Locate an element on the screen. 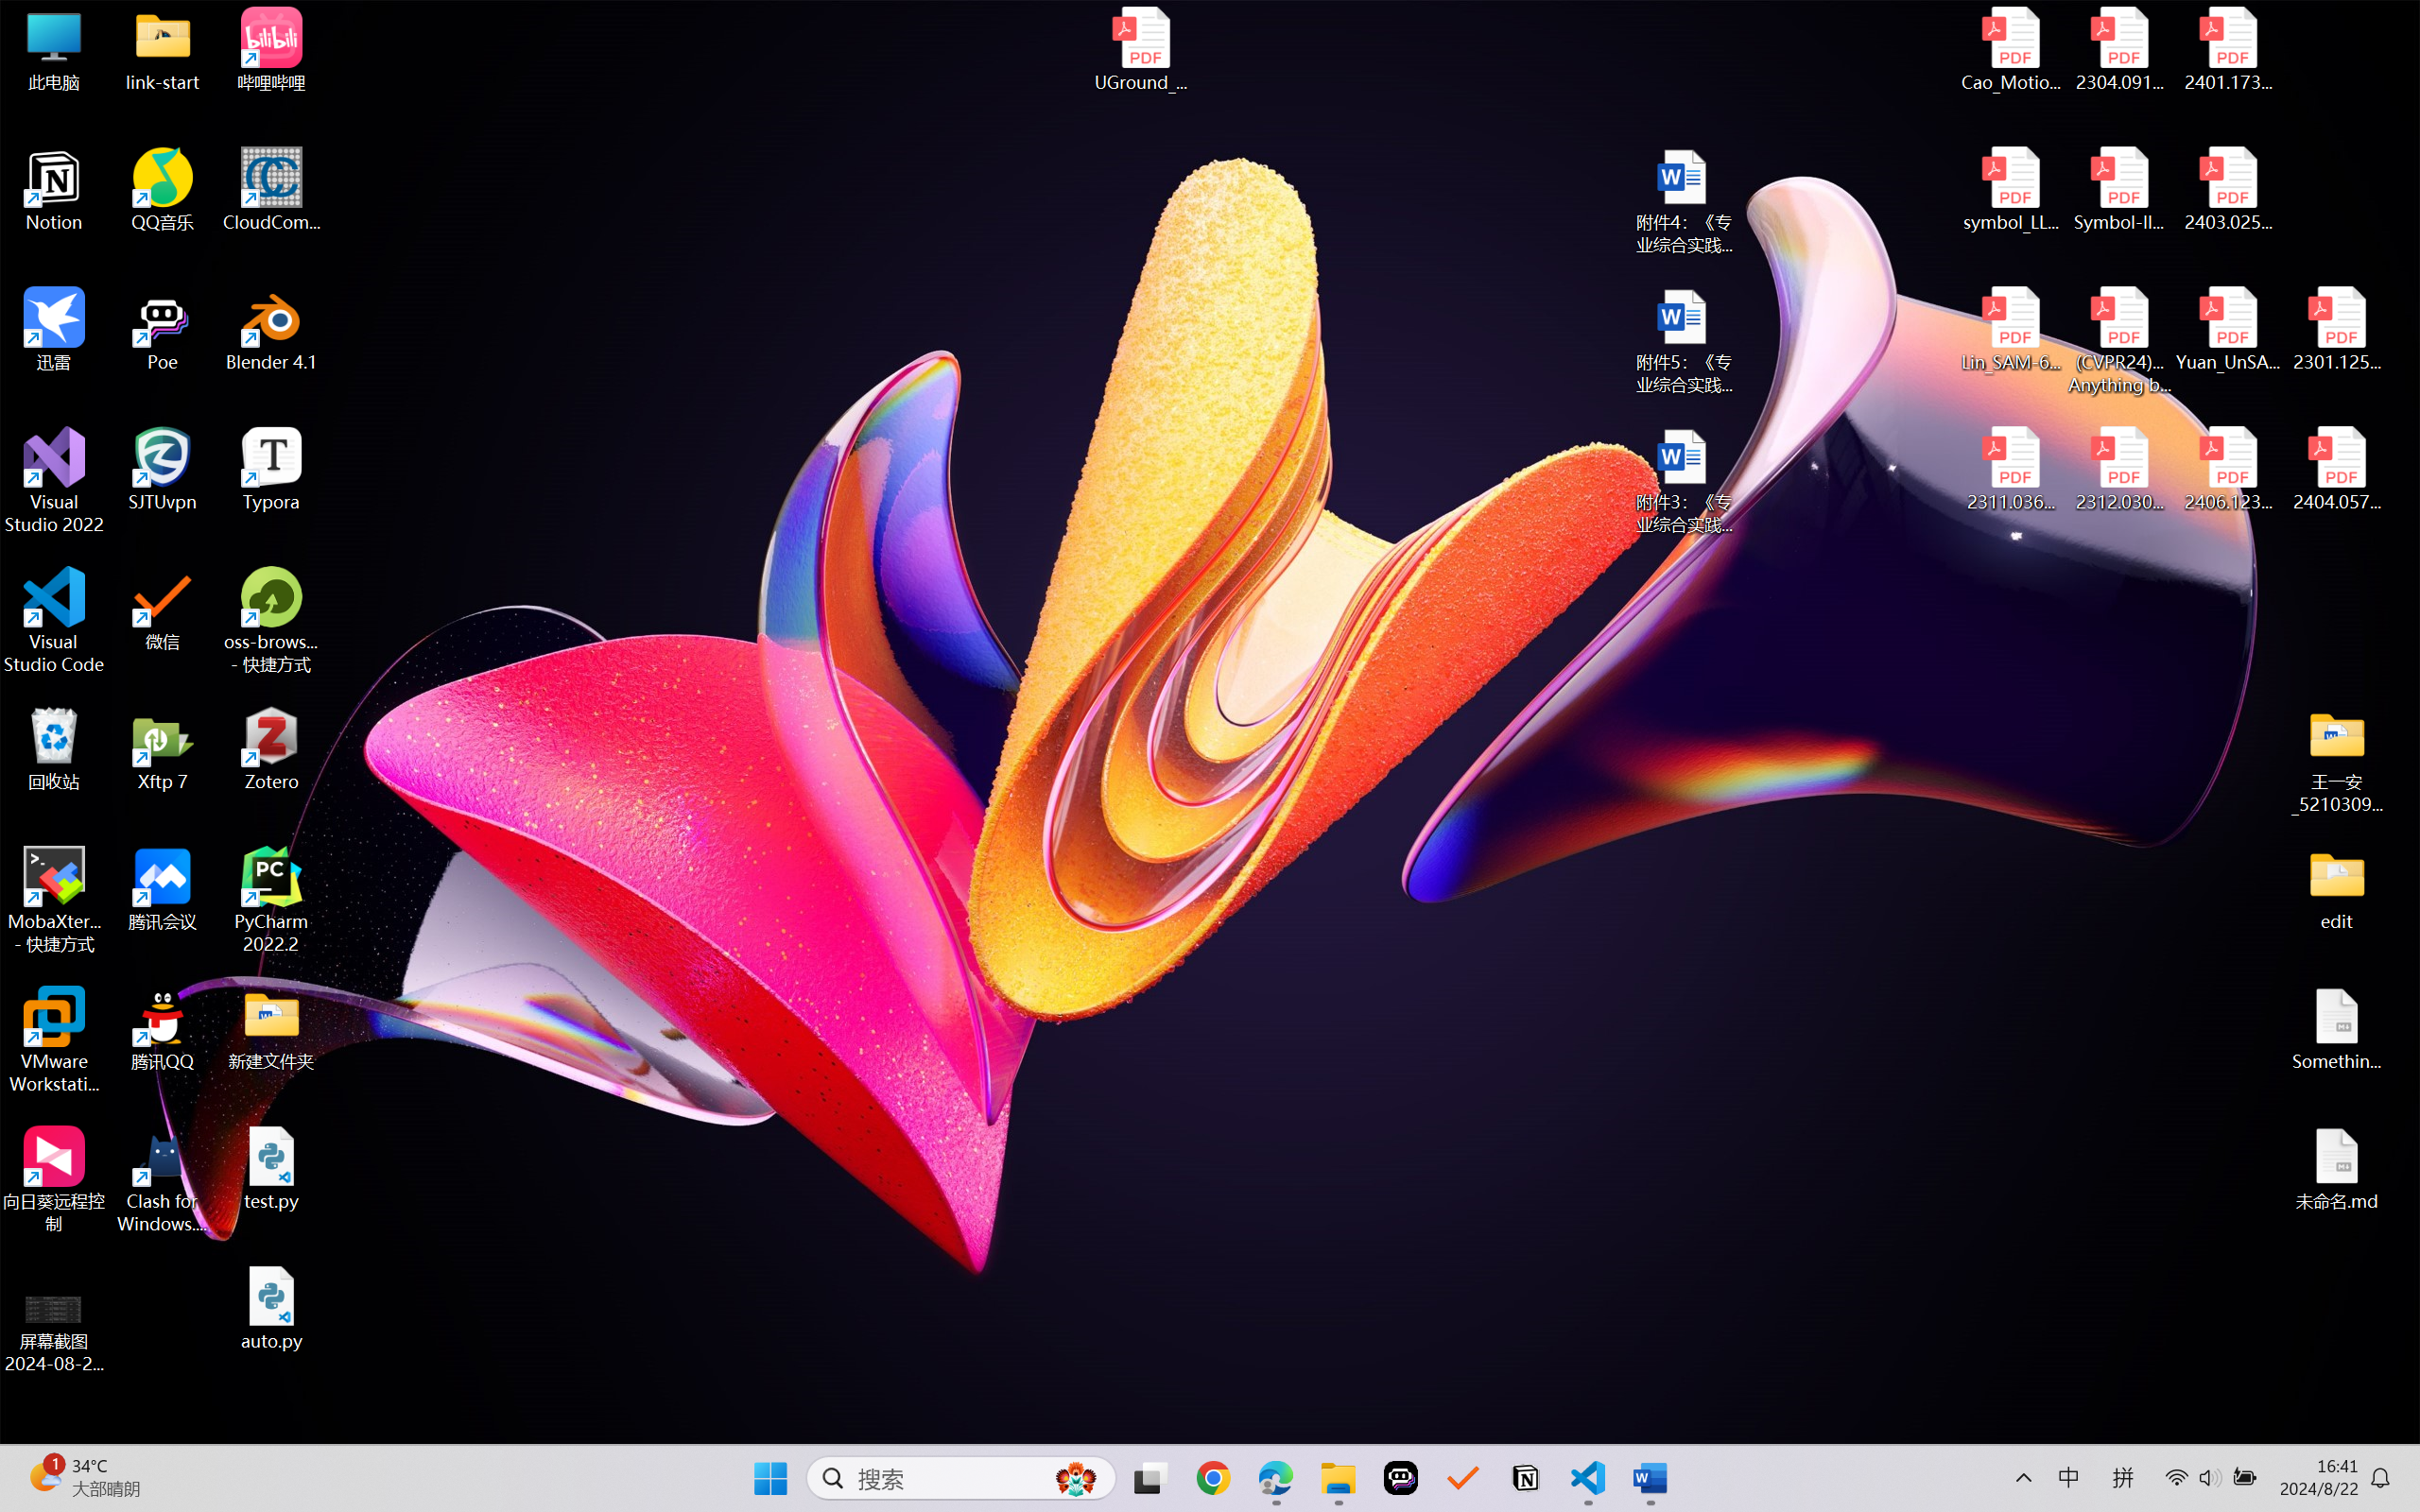 The image size is (2420, 1512). 'VMware Workstation Pro' is located at coordinates (53, 1040).